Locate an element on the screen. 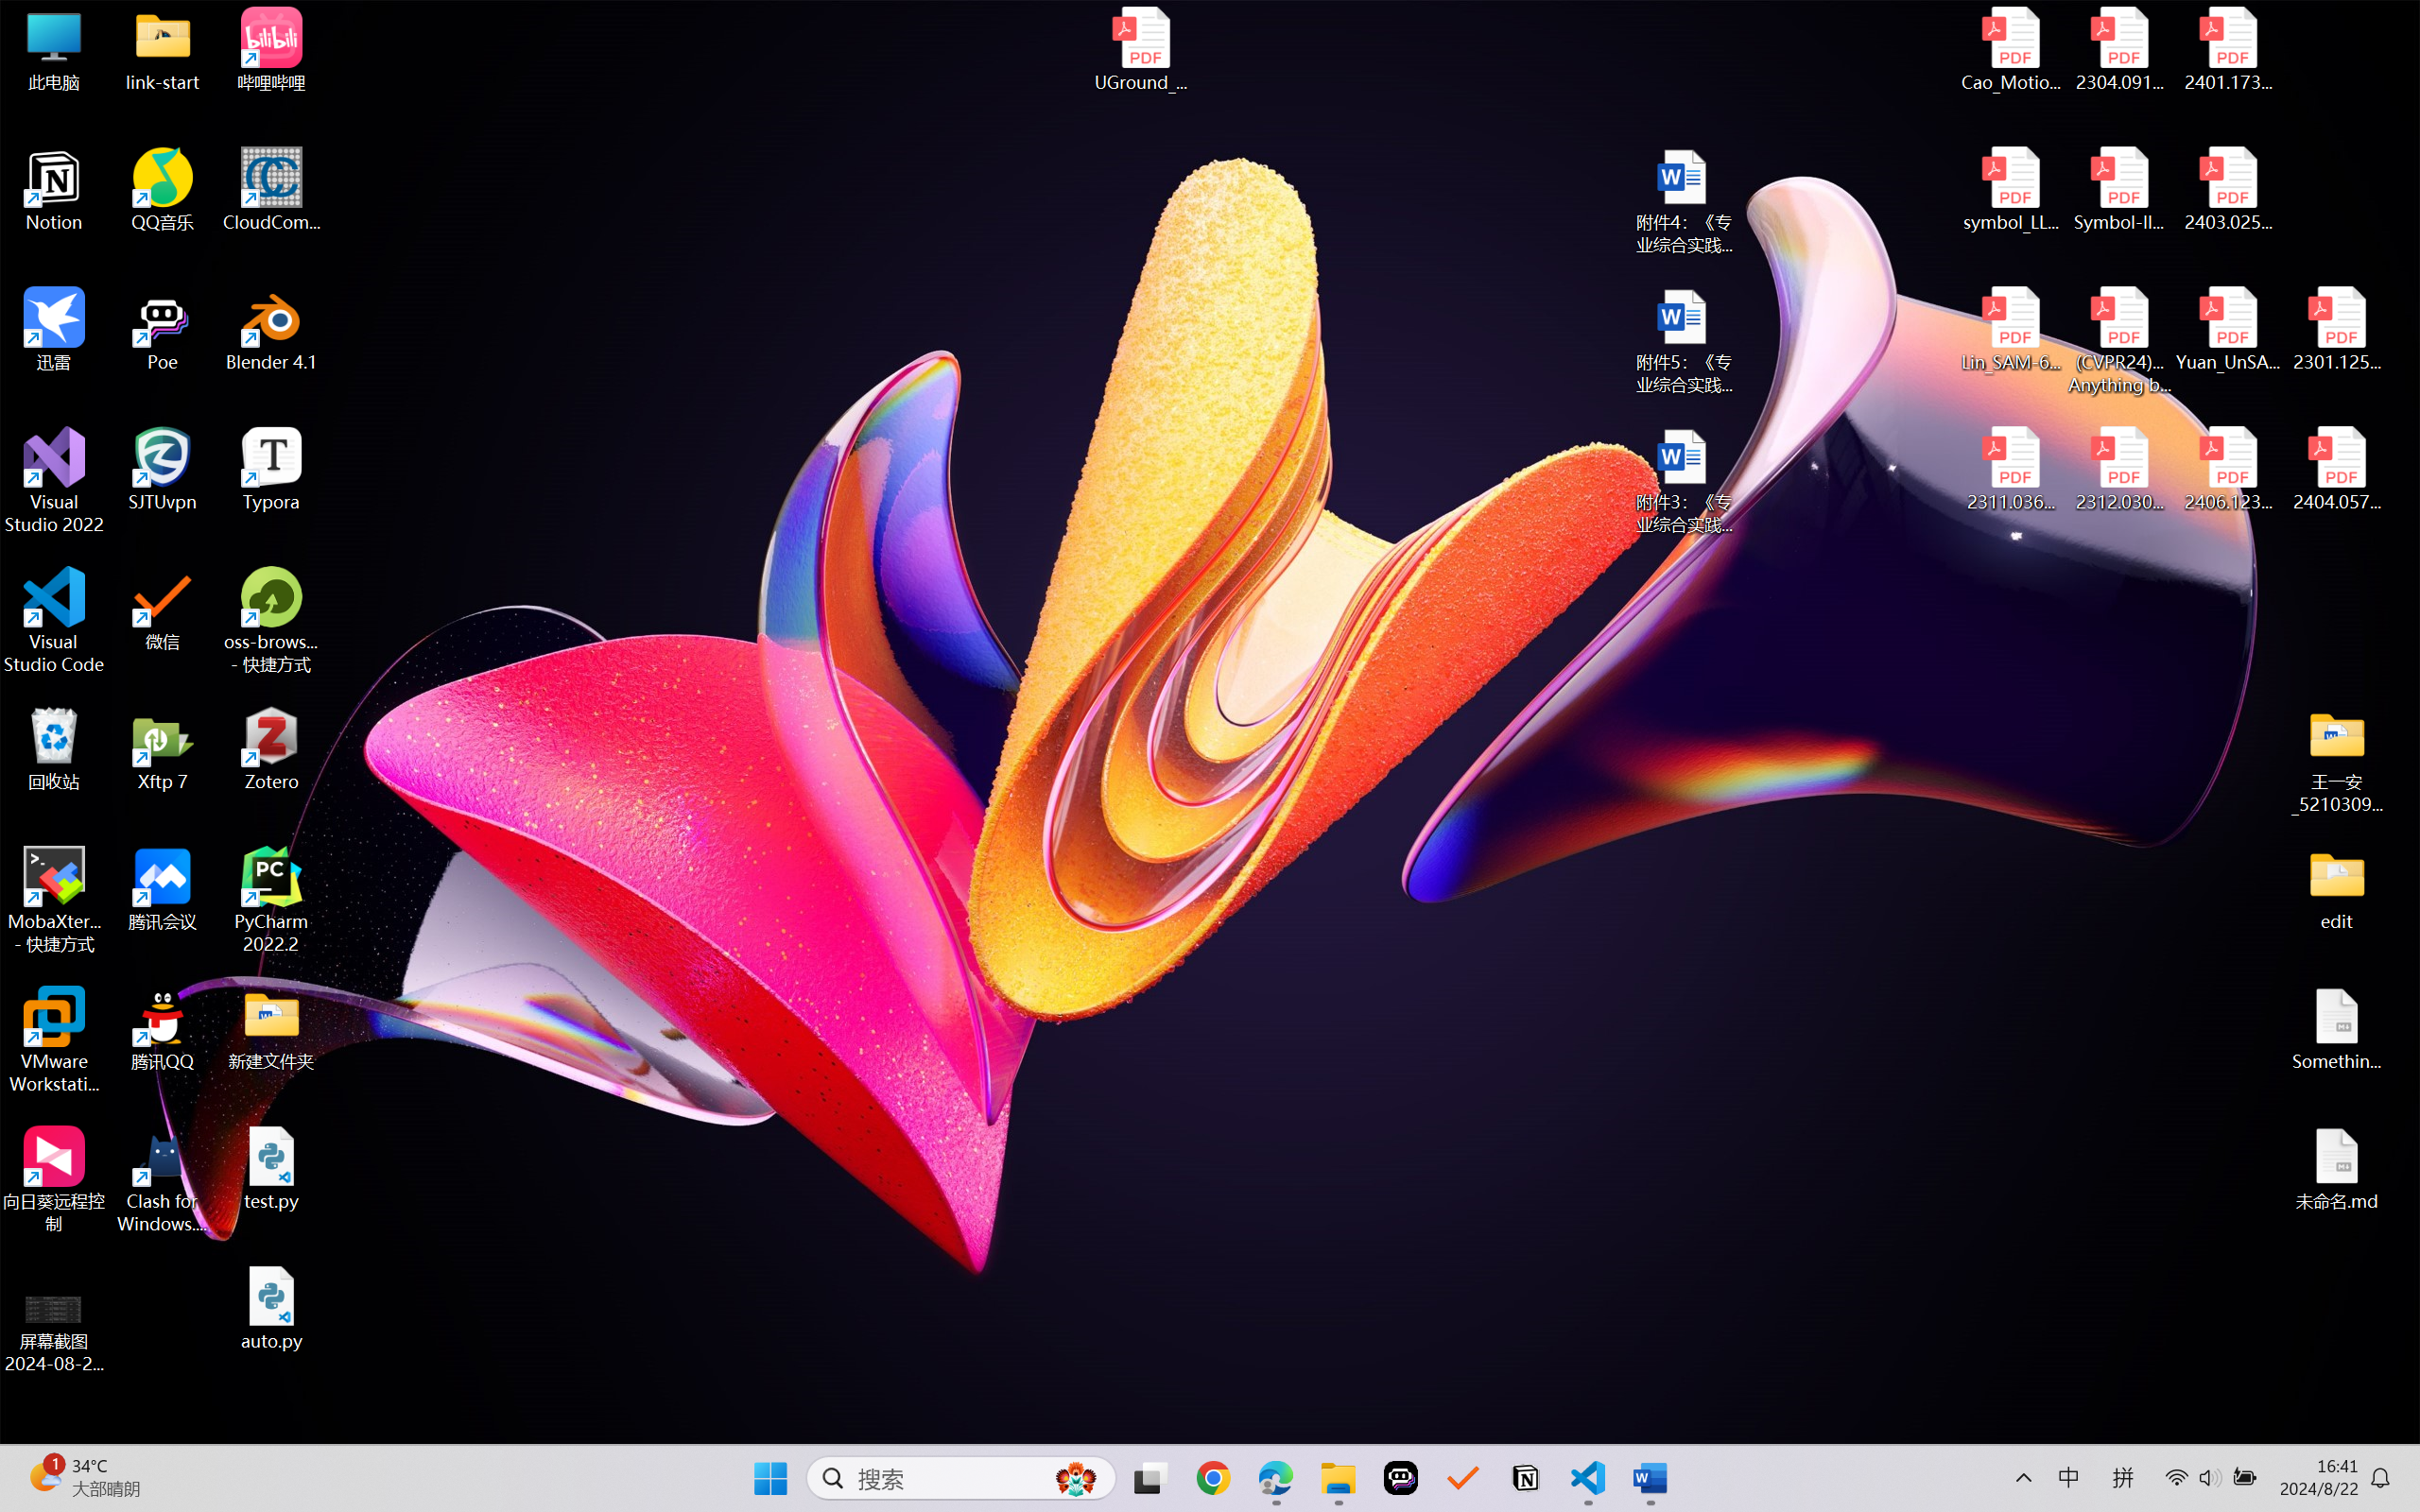 The image size is (2420, 1512). 'VMware Workstation Pro' is located at coordinates (53, 1040).